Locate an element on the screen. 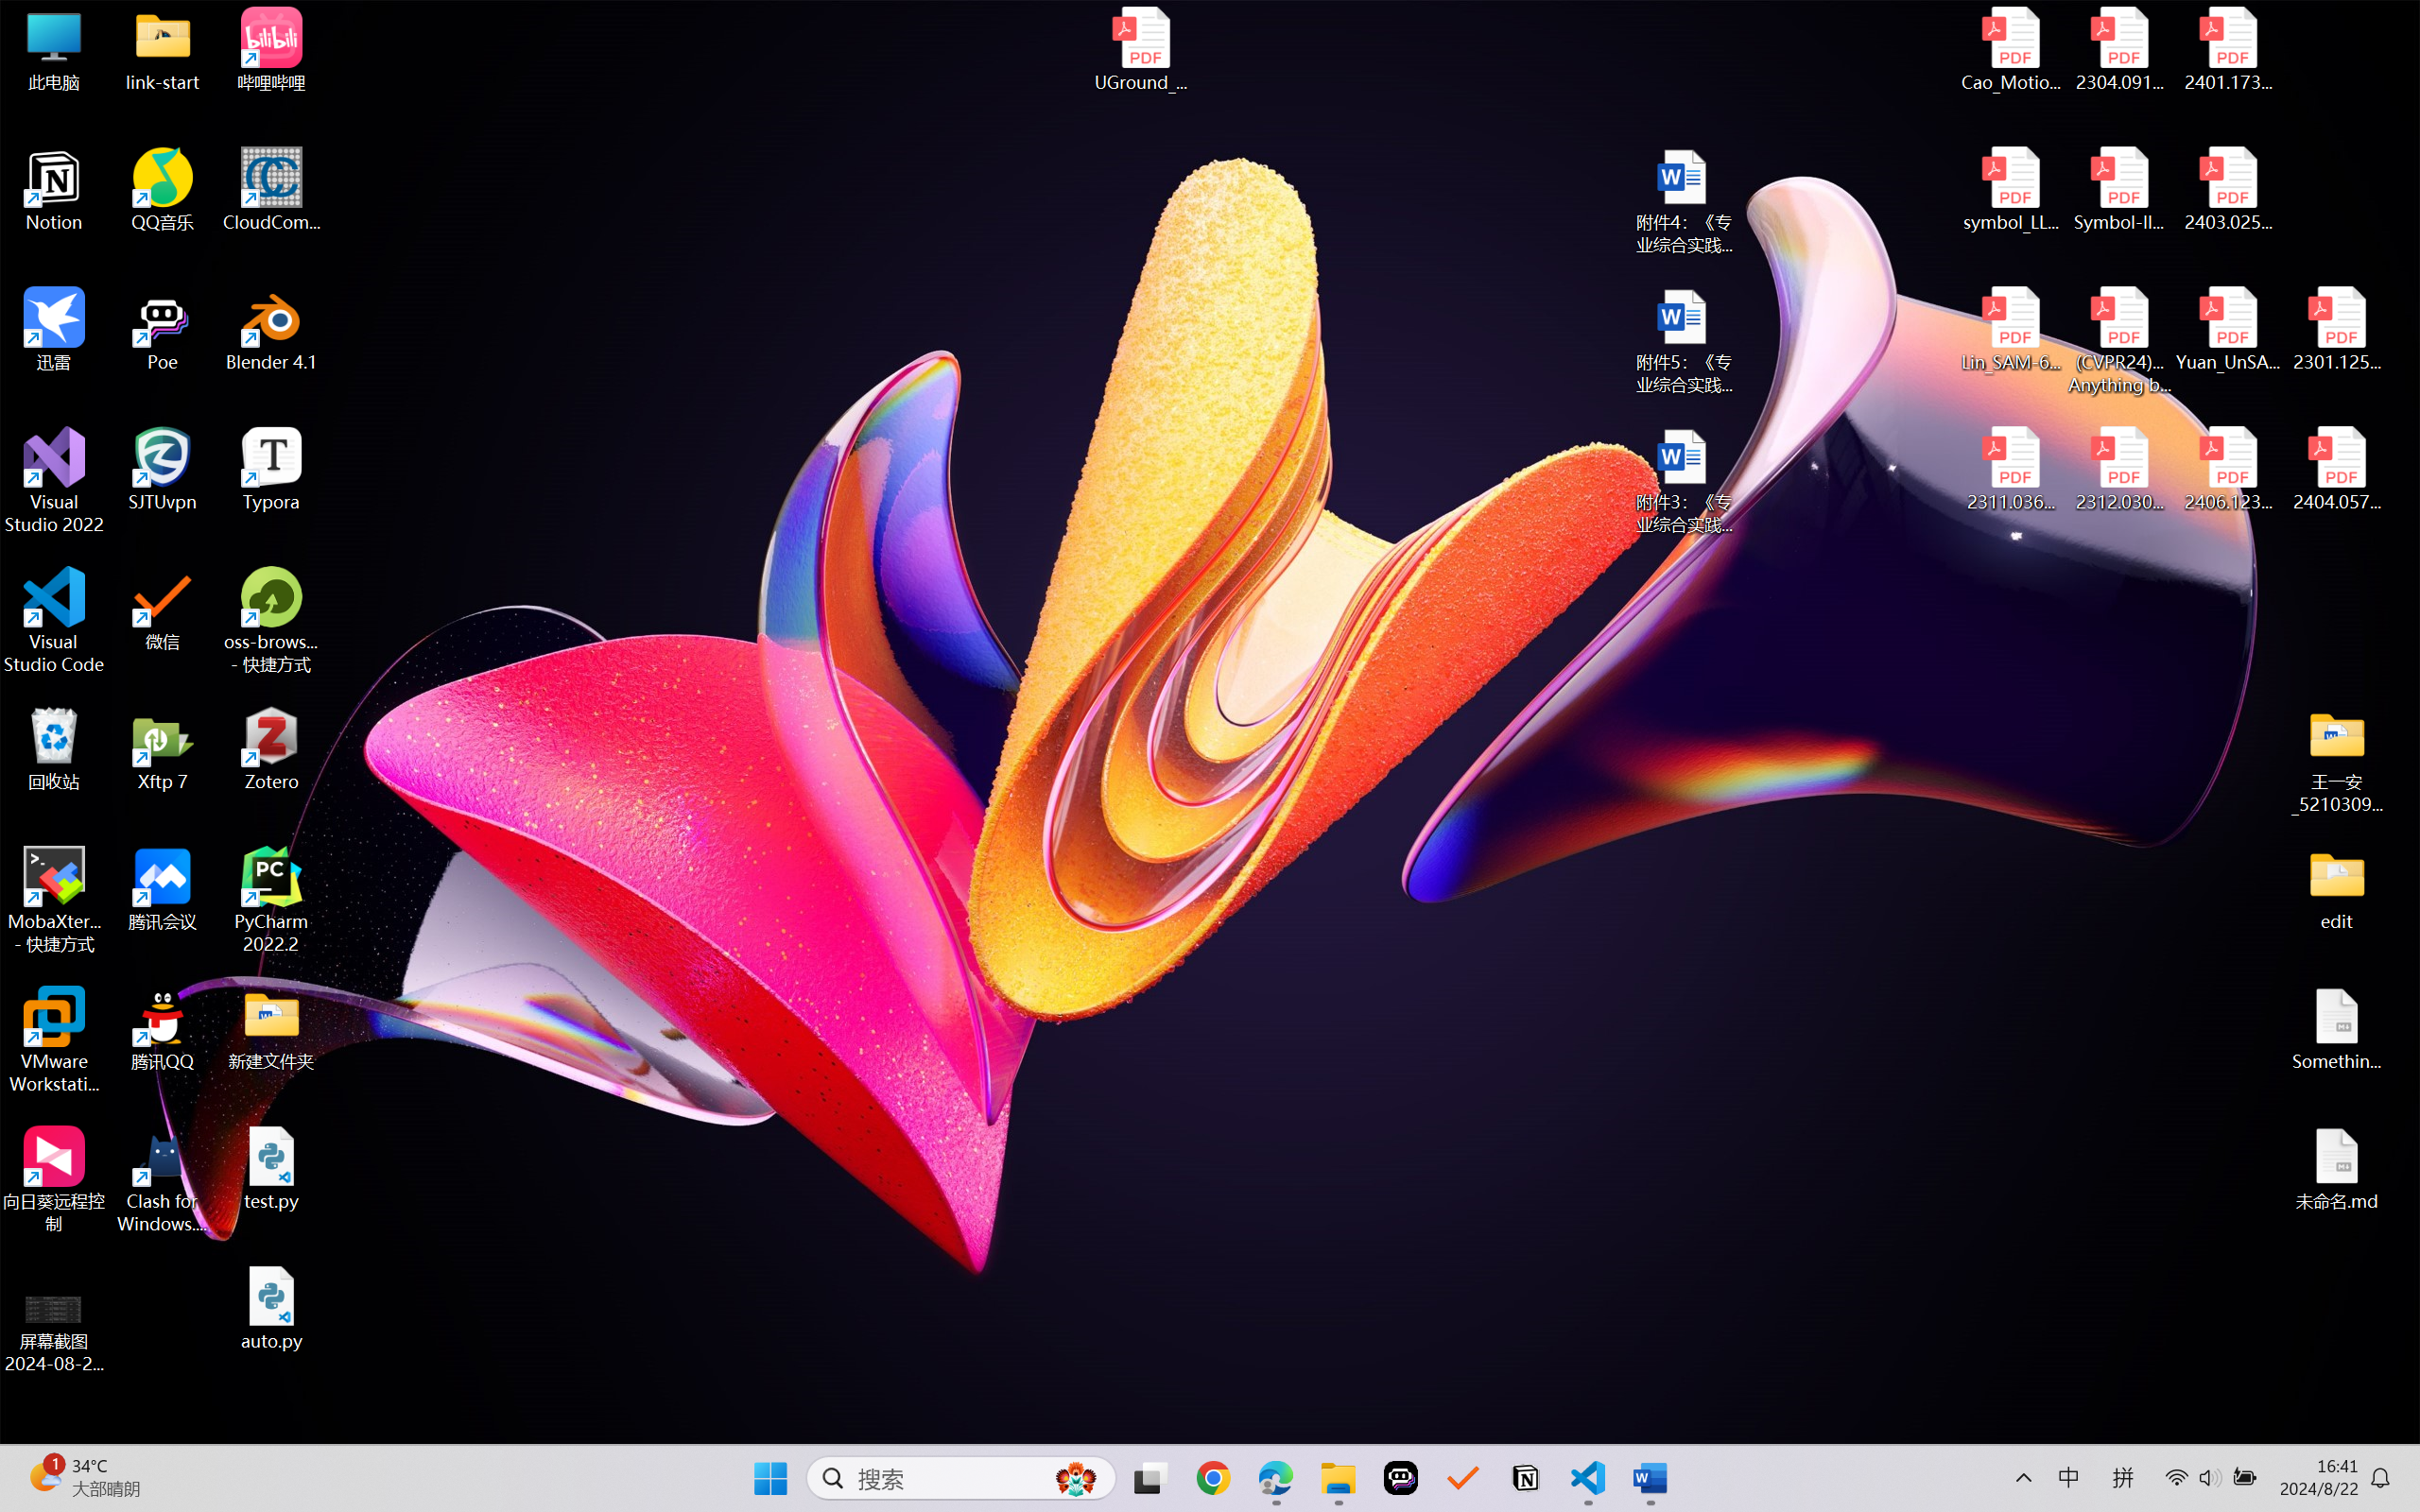 The image size is (2420, 1512). 'VMware Workstation Pro' is located at coordinates (53, 1040).